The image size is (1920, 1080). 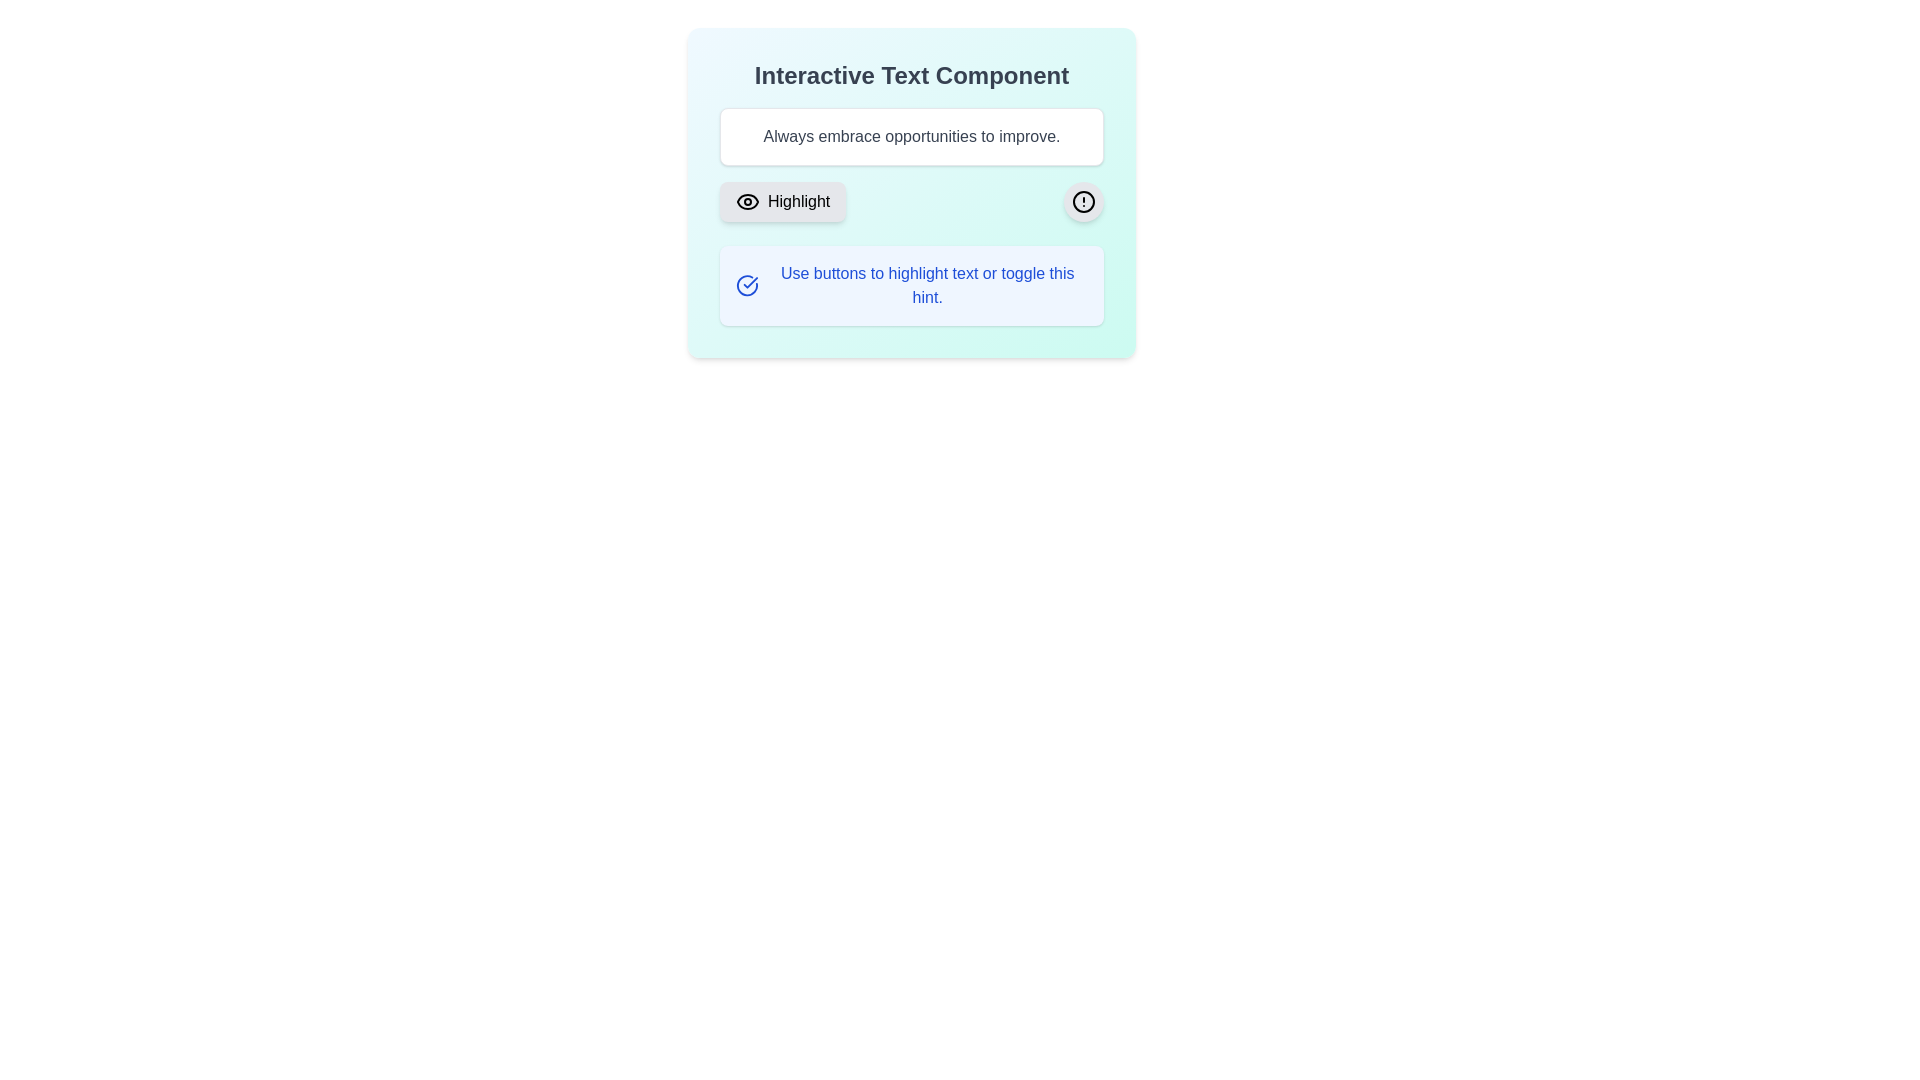 I want to click on the confirmation icon located to the left of the textual hint message at the bottom section of the interactive text component, so click(x=746, y=285).